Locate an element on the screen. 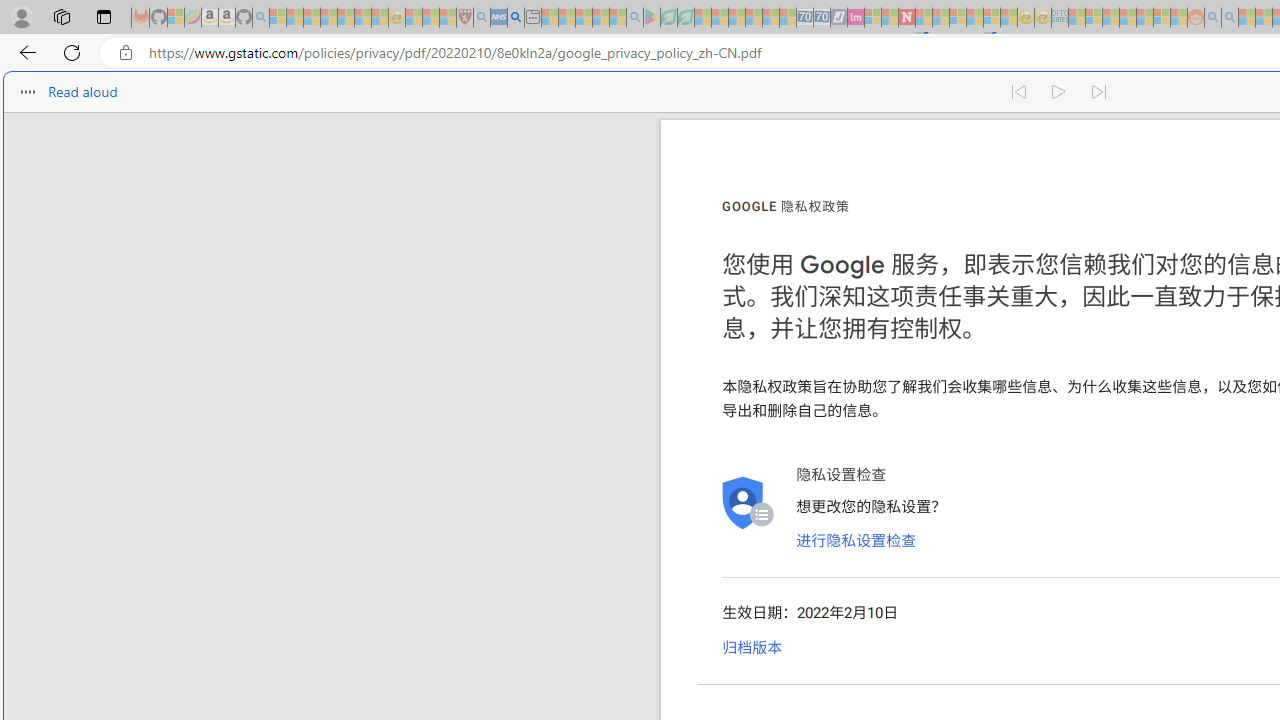 The height and width of the screenshot is (720, 1280). 'Jobs - lastminute.com Investor Portal - Sleeping' is located at coordinates (855, 17).